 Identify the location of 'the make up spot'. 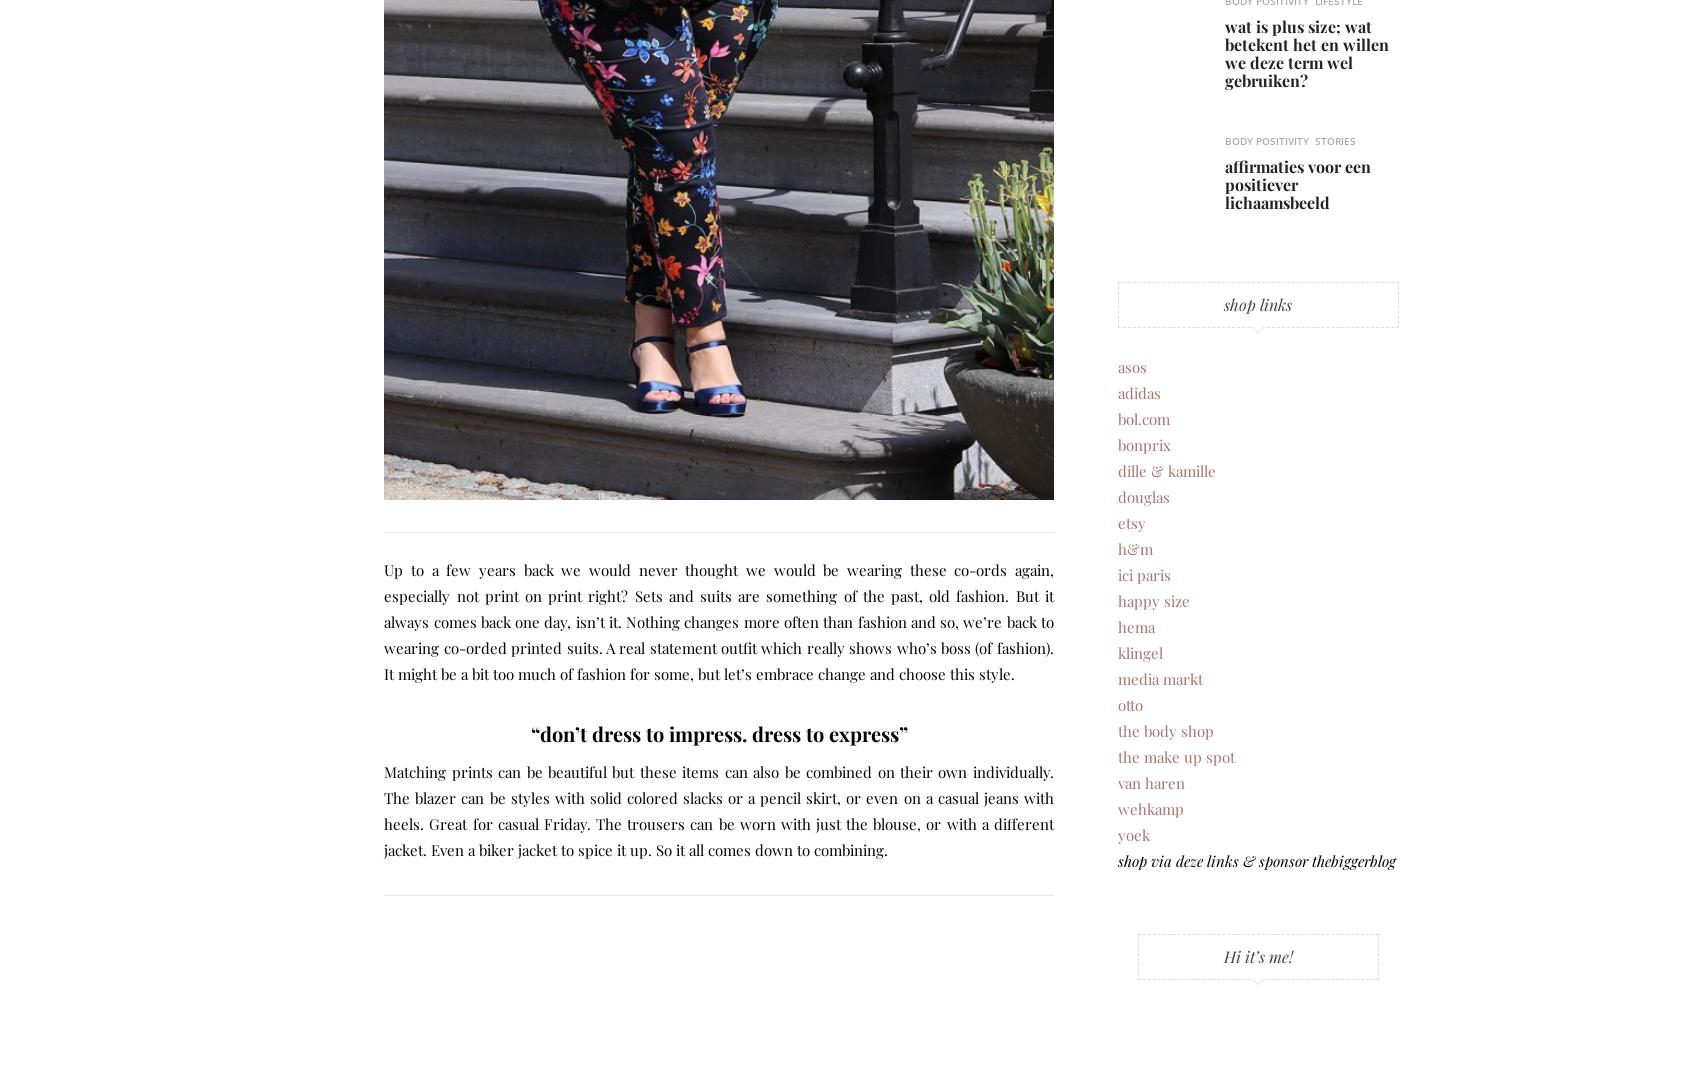
(1117, 756).